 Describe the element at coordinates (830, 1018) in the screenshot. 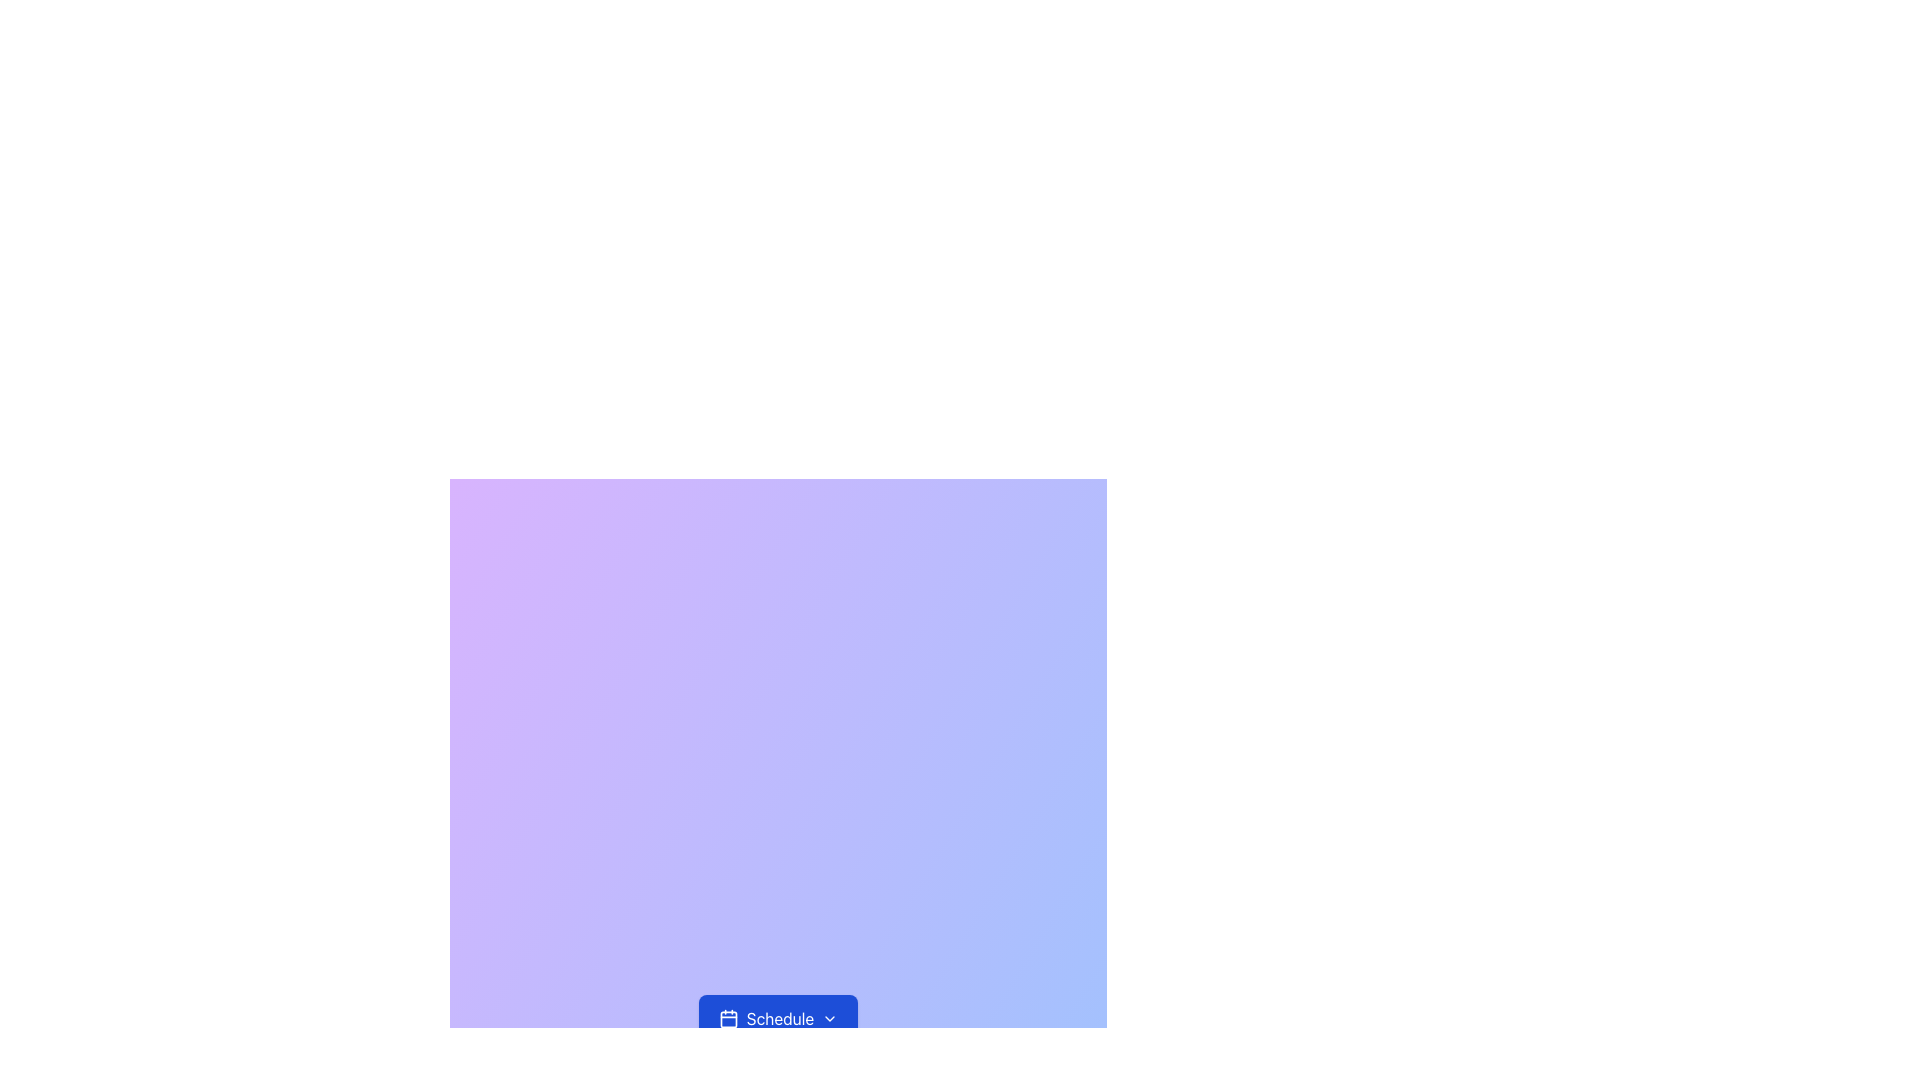

I see `the chevron icon located to the right of the 'Schedule' button` at that location.